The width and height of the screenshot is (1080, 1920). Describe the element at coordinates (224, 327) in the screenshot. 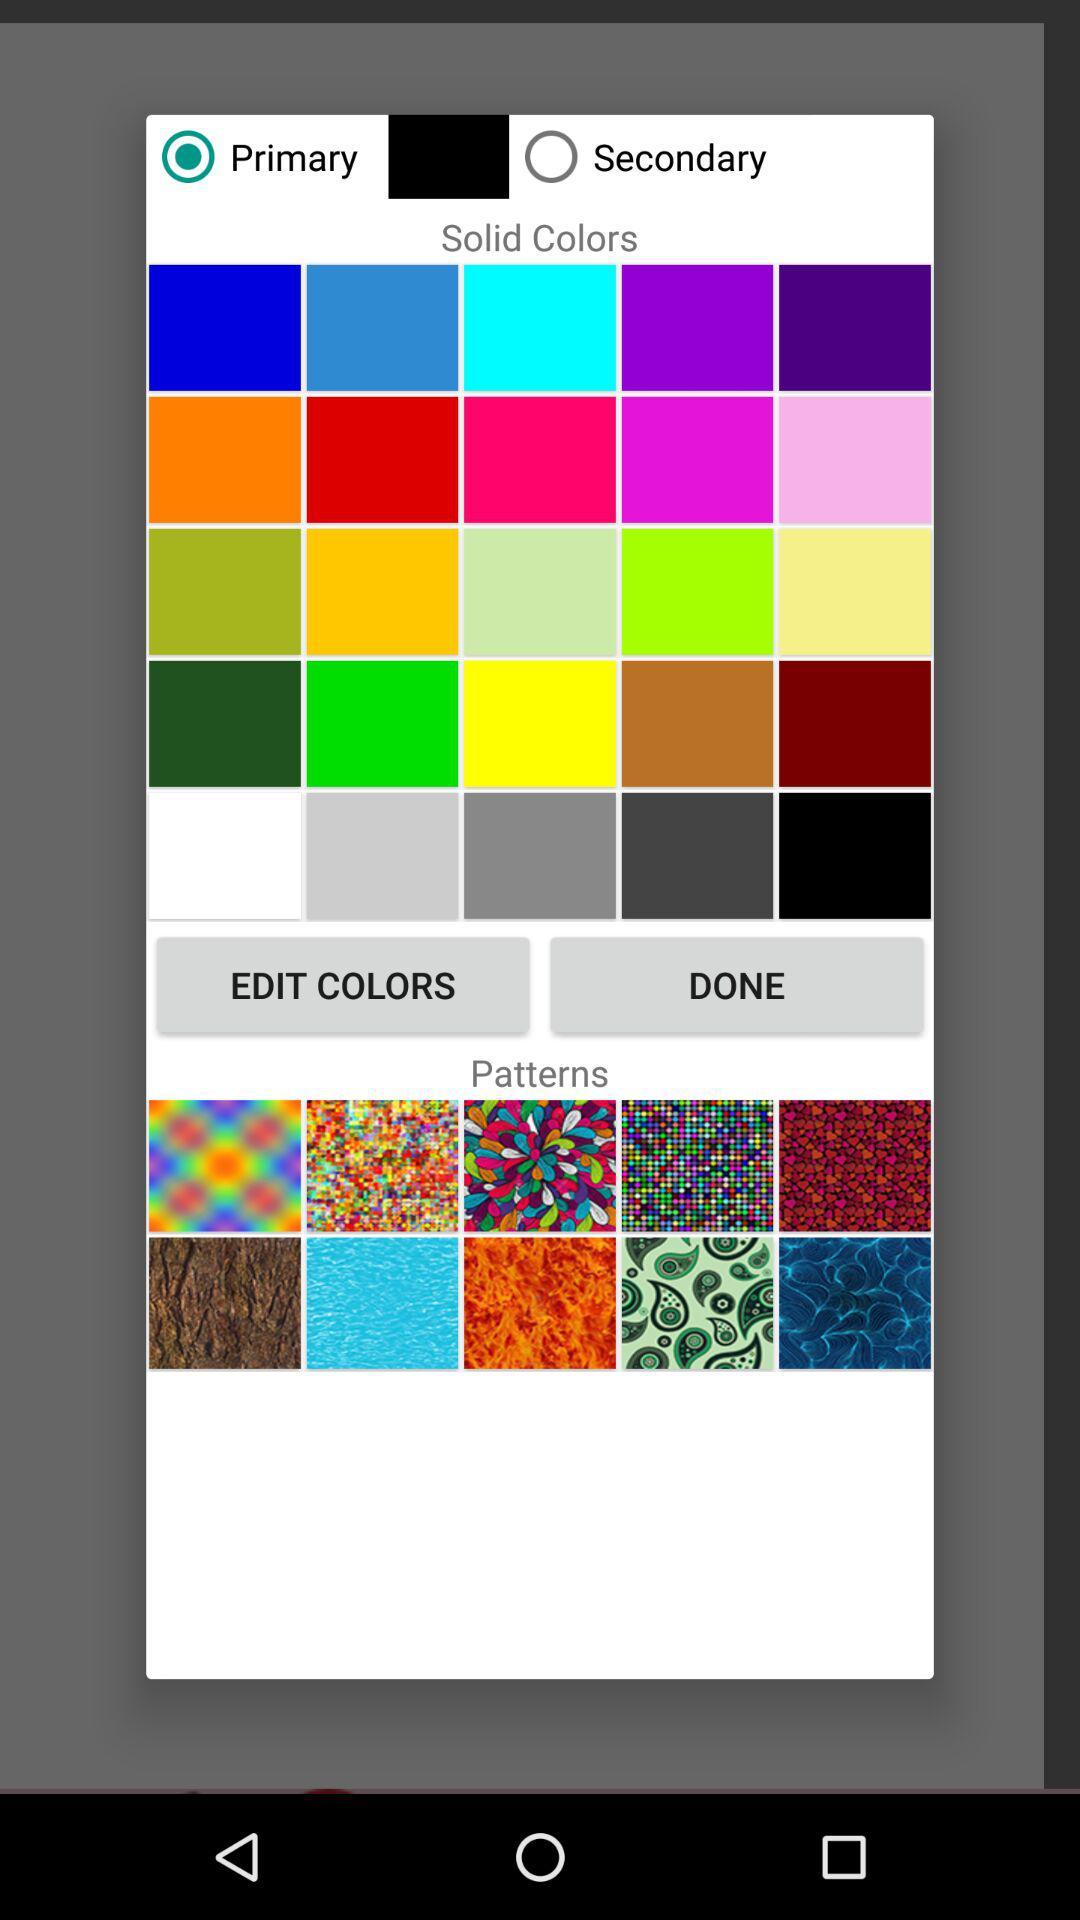

I see `the item below the primary icon` at that location.